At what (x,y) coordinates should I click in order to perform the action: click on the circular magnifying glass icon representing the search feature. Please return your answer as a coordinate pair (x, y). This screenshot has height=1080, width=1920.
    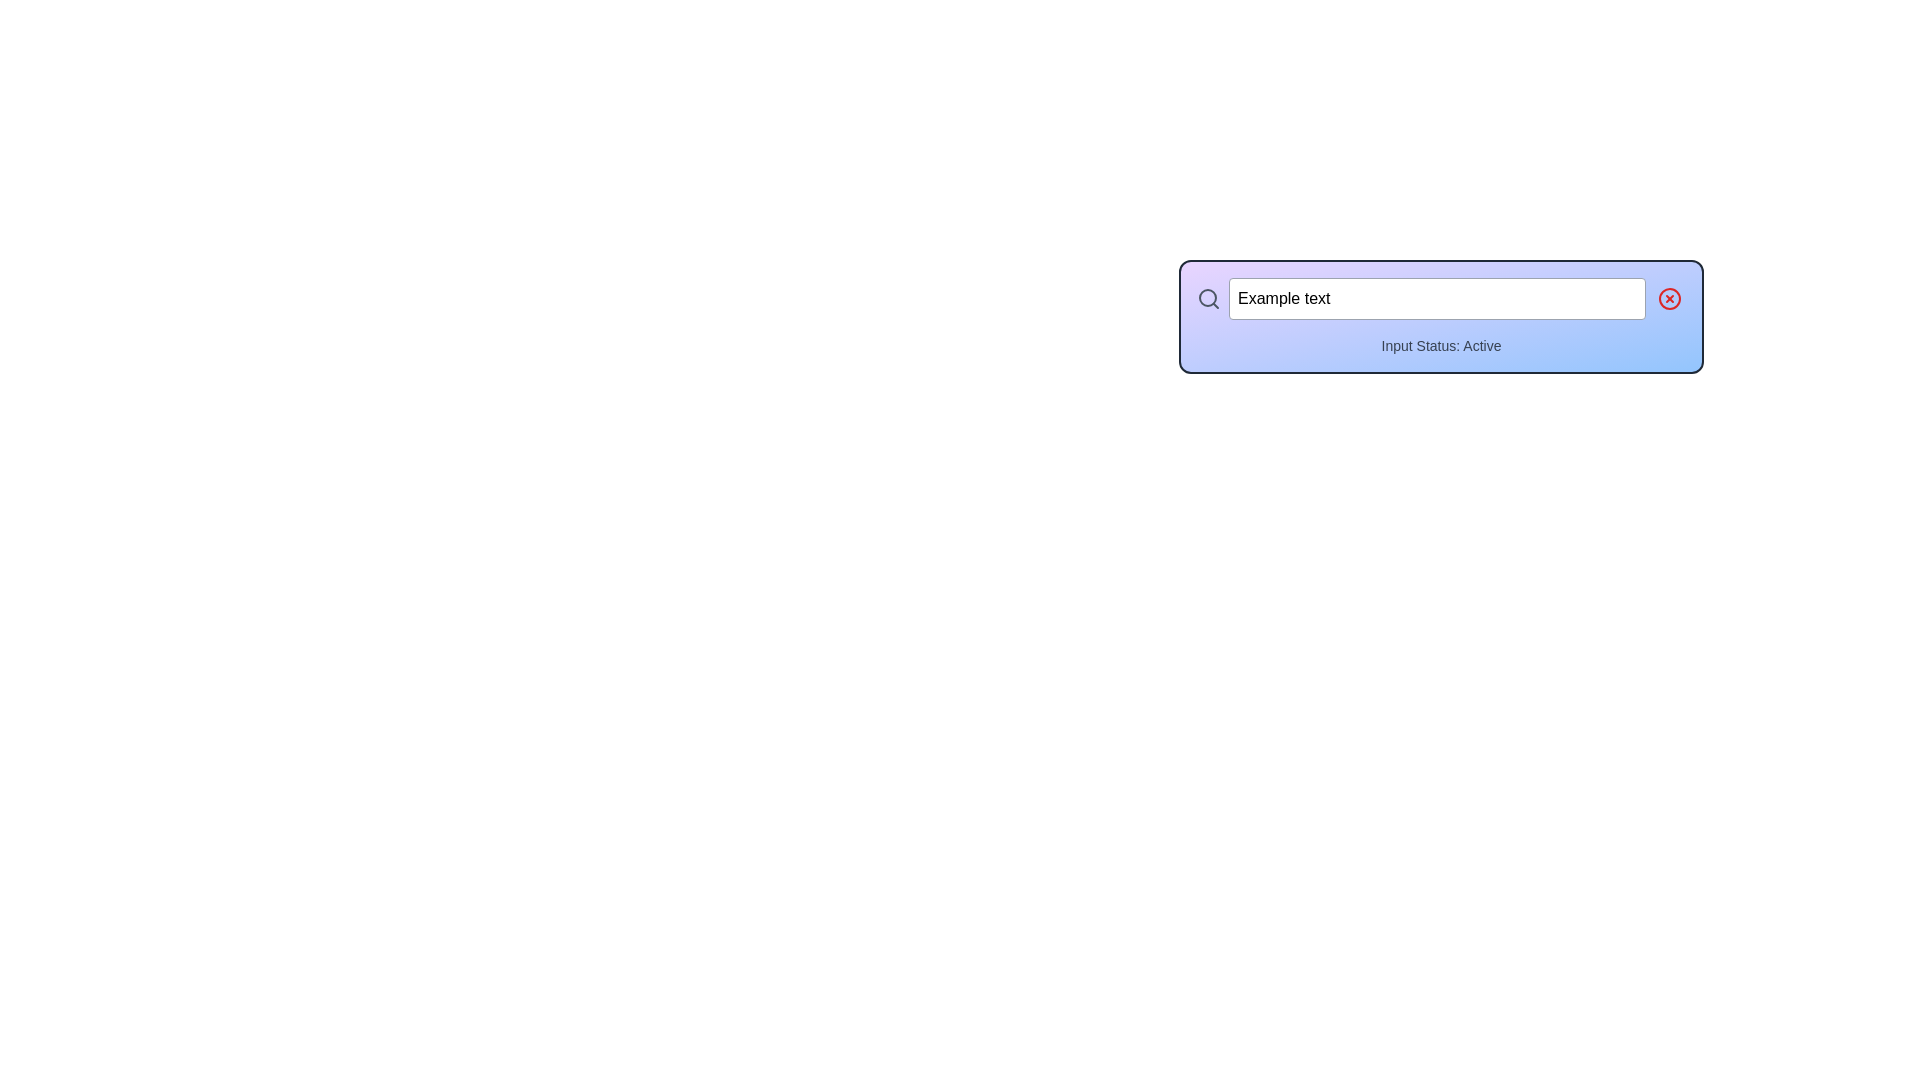
    Looking at the image, I should click on (1208, 299).